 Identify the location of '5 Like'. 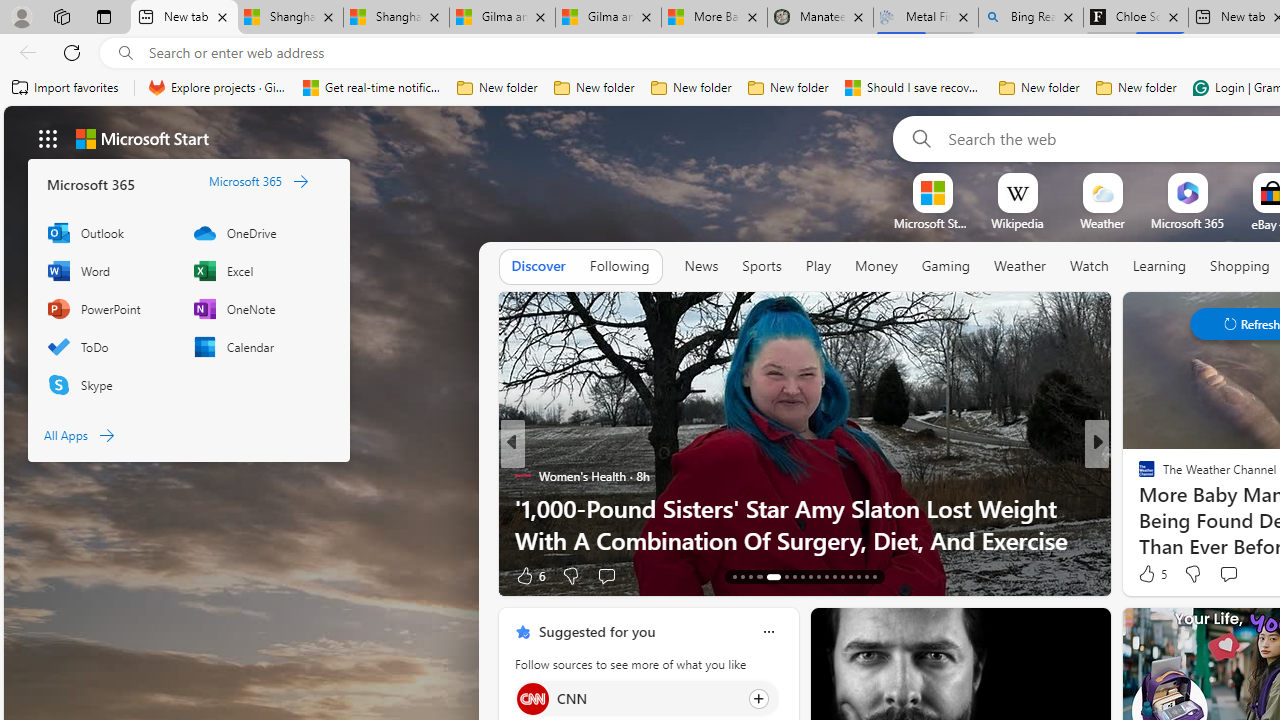
(1151, 574).